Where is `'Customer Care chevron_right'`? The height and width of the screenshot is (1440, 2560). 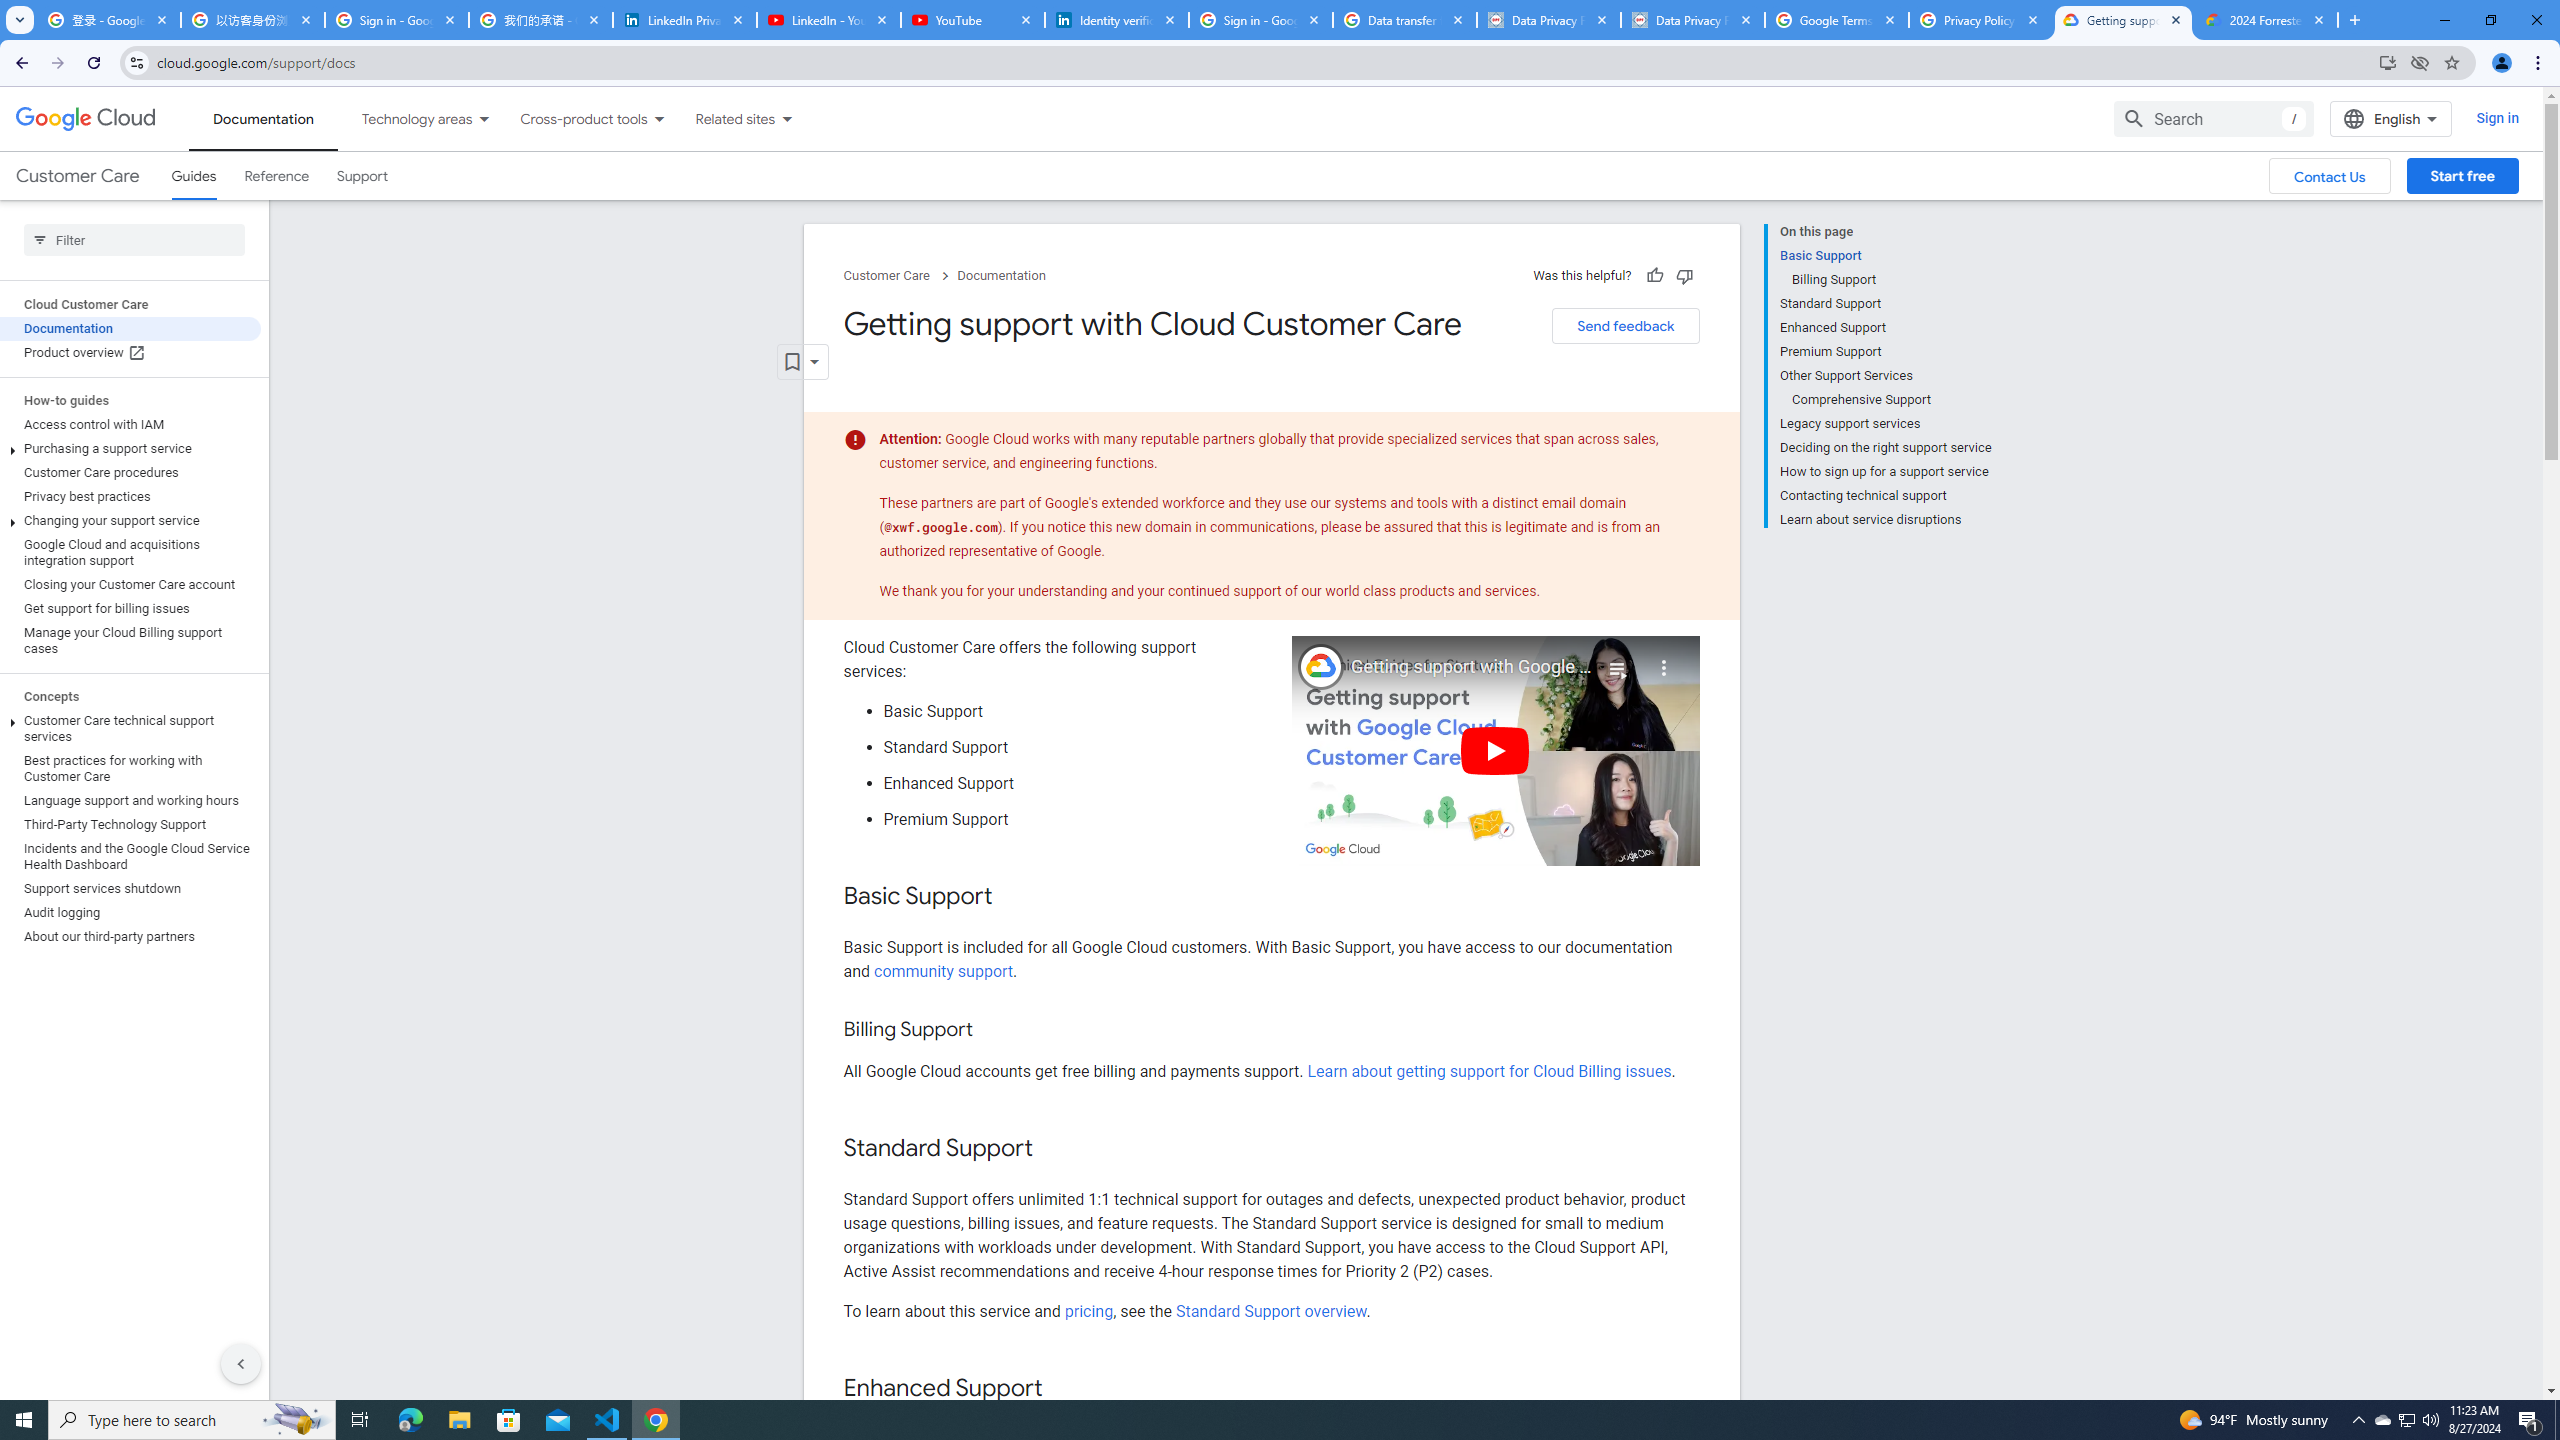 'Customer Care chevron_right' is located at coordinates (898, 275).